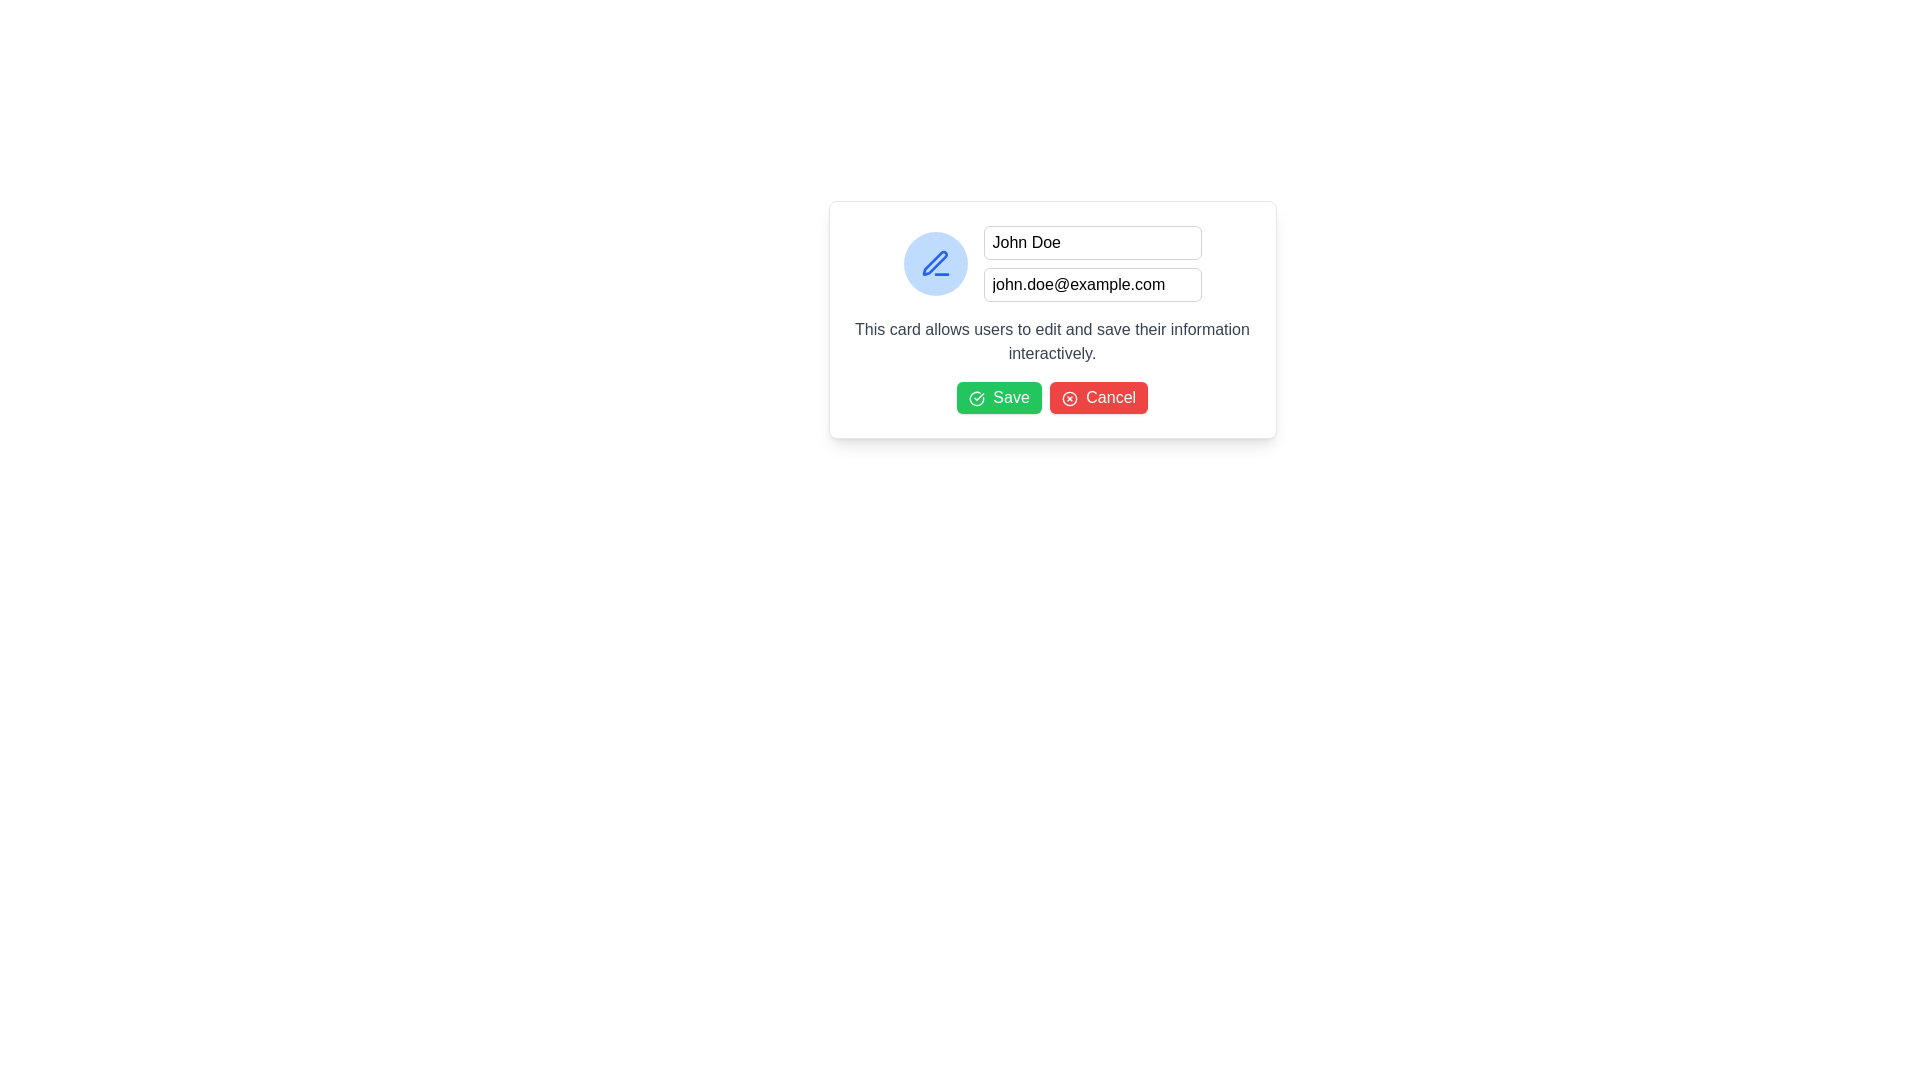 Image resolution: width=1920 pixels, height=1080 pixels. Describe the element at coordinates (1091, 262) in the screenshot. I see `the Group containing Input Fields which includes two input fields displaying 'John Doe' and 'john.doe@example.com'` at that location.